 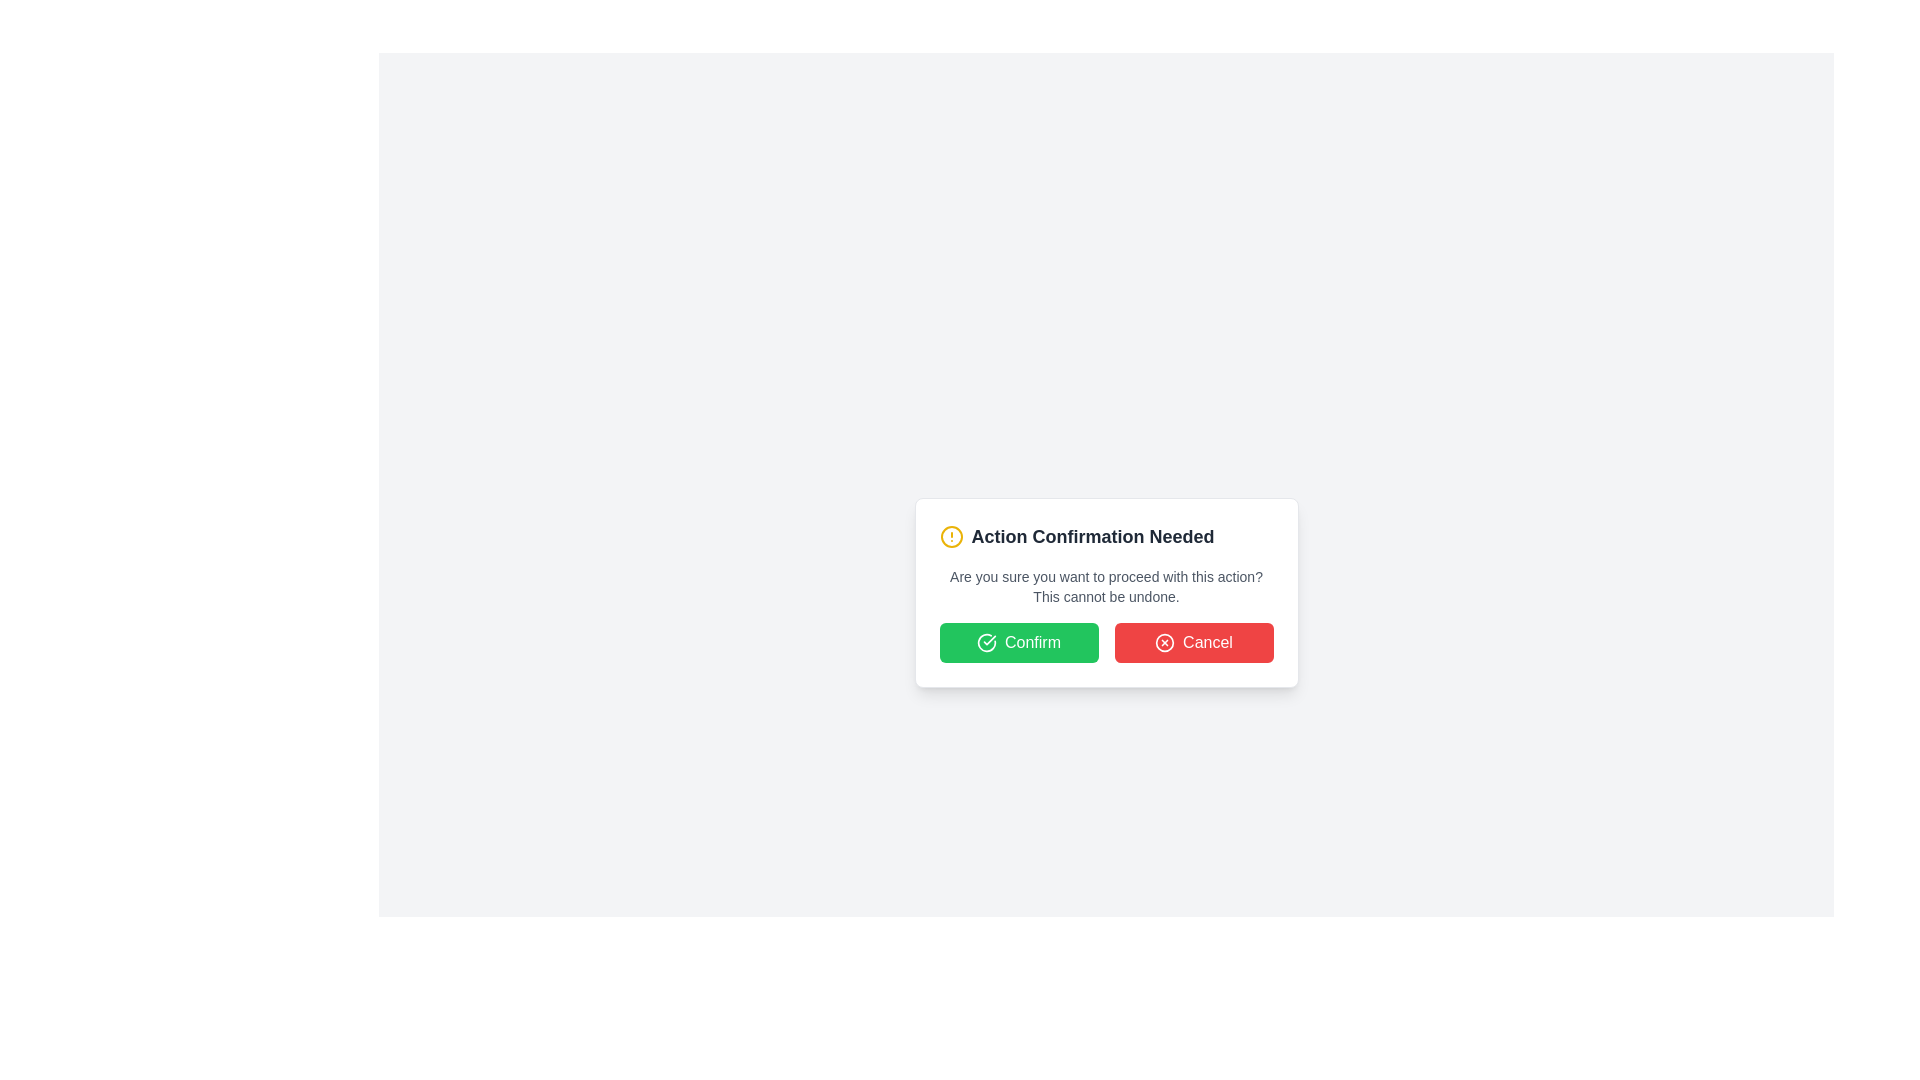 I want to click on the SVG circle element styled as part of an icon, which is located towards the upper-left corner of a confirmation dialog box, so click(x=1165, y=643).